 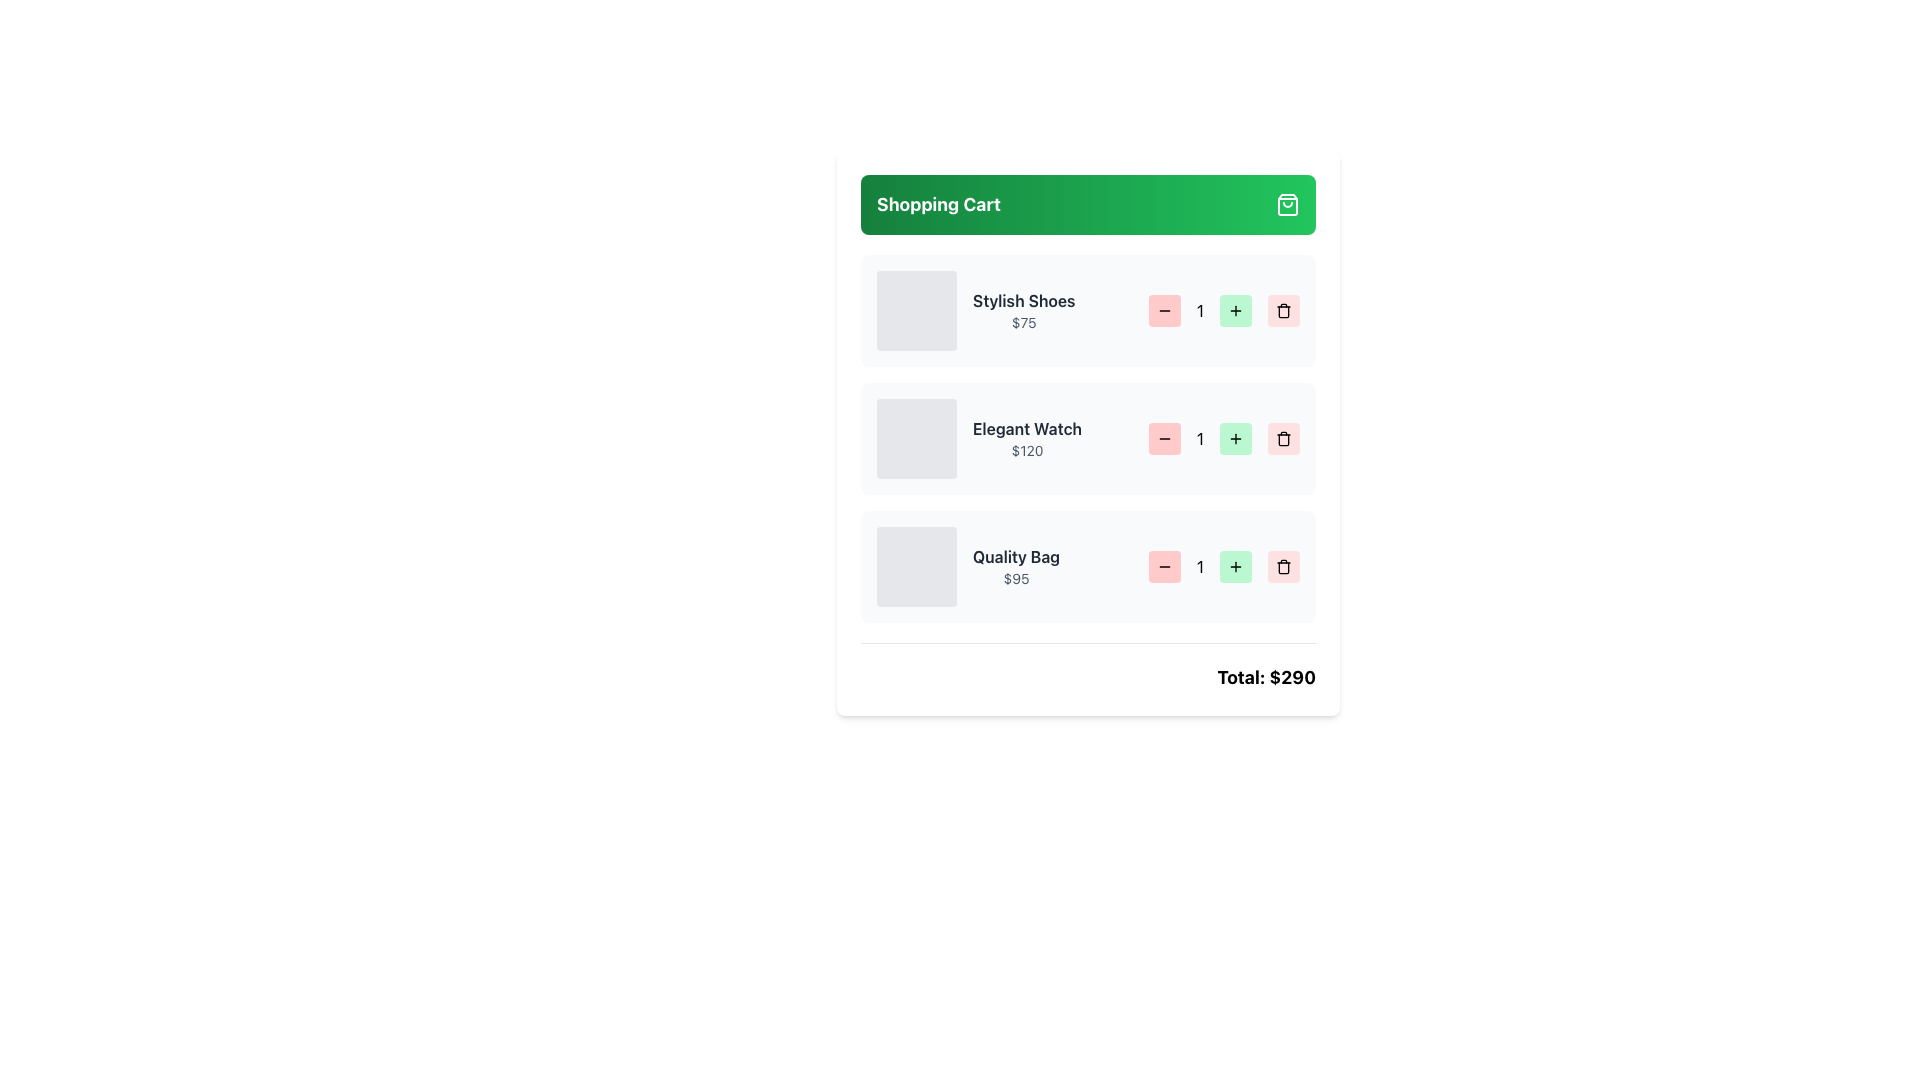 What do you see at coordinates (1024, 300) in the screenshot?
I see `the text label displaying 'Stylish Shoes', which is positioned above the price label '$75' in the shopping cart interface` at bounding box center [1024, 300].